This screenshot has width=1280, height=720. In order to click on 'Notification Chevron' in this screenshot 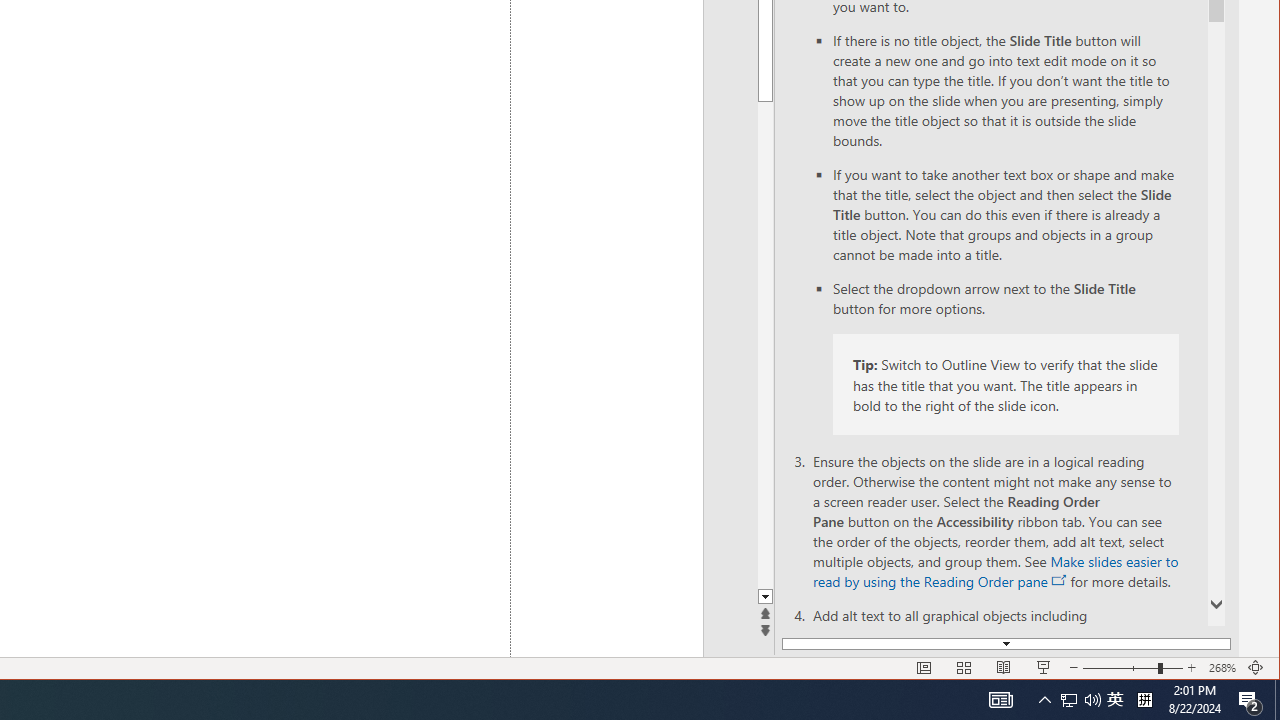, I will do `click(1044, 698)`.